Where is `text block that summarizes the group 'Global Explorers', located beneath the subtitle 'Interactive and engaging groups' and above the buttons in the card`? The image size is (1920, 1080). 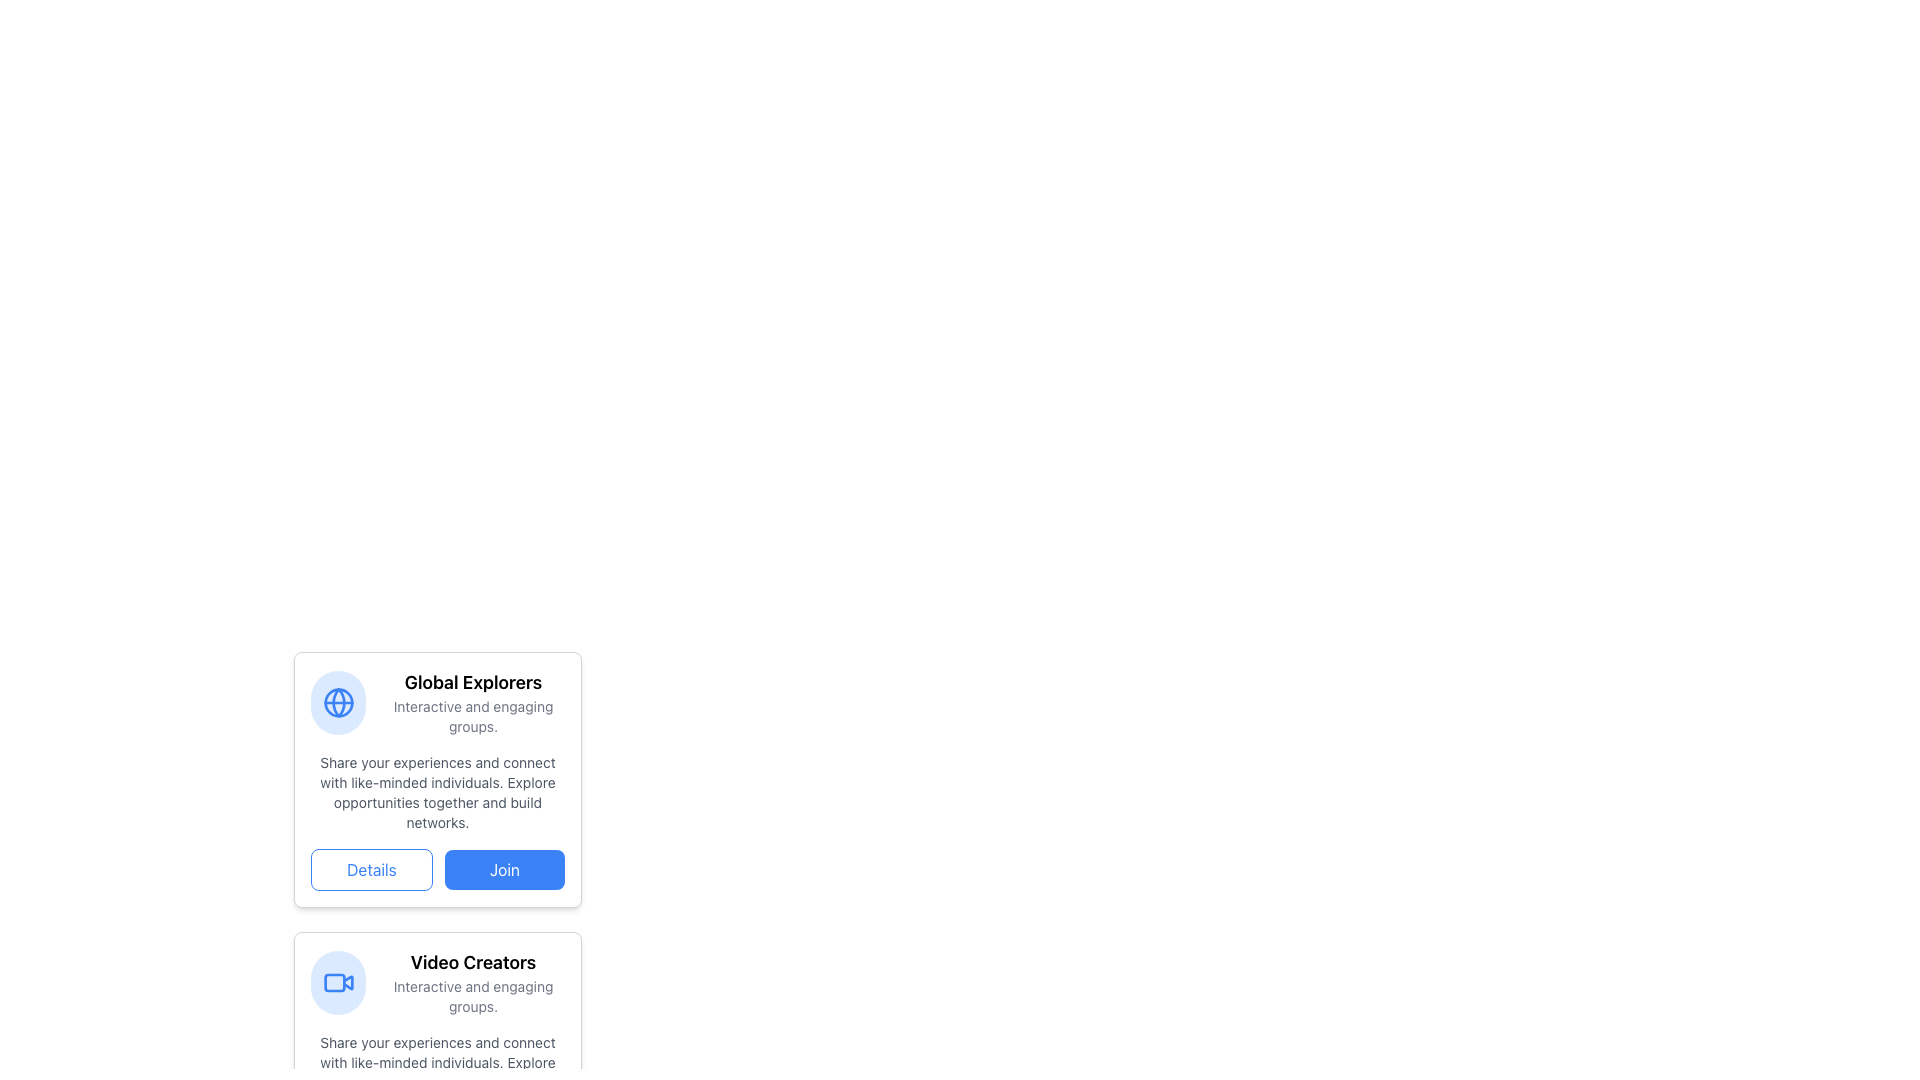
text block that summarizes the group 'Global Explorers', located beneath the subtitle 'Interactive and engaging groups' and above the buttons in the card is located at coordinates (436, 792).